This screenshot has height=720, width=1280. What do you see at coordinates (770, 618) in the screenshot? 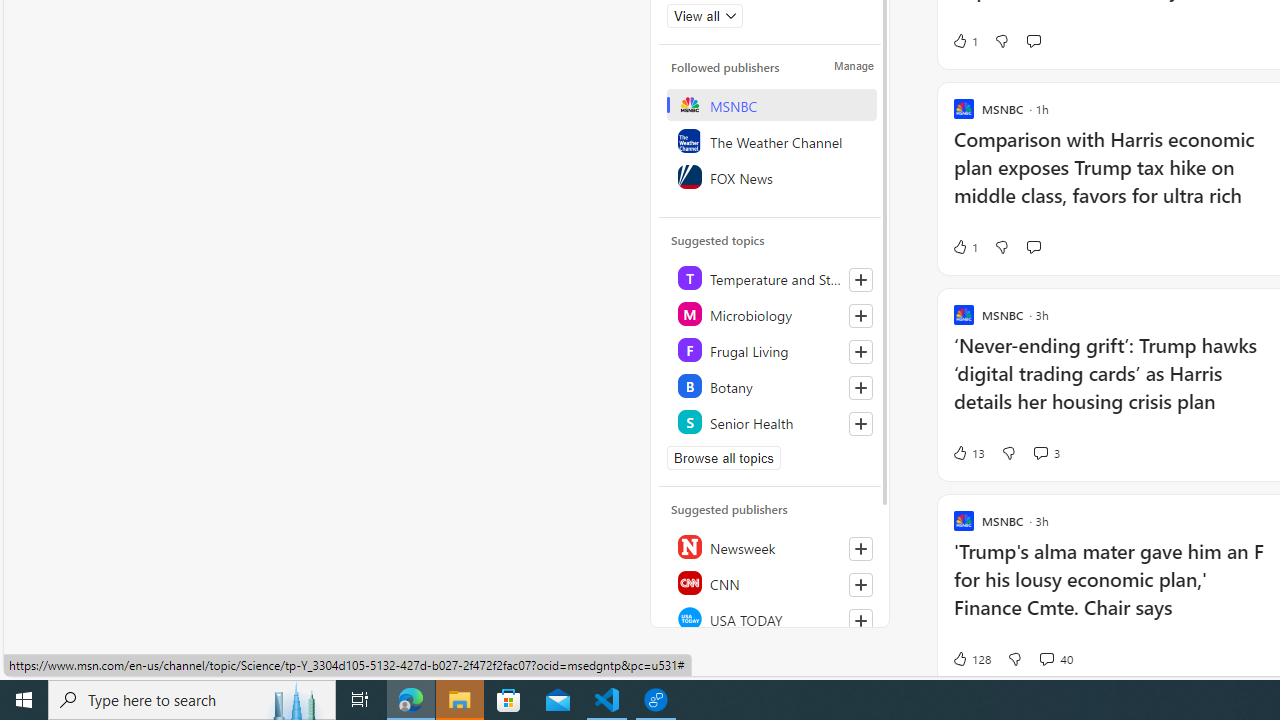
I see `'USA TODAY'` at bounding box center [770, 618].